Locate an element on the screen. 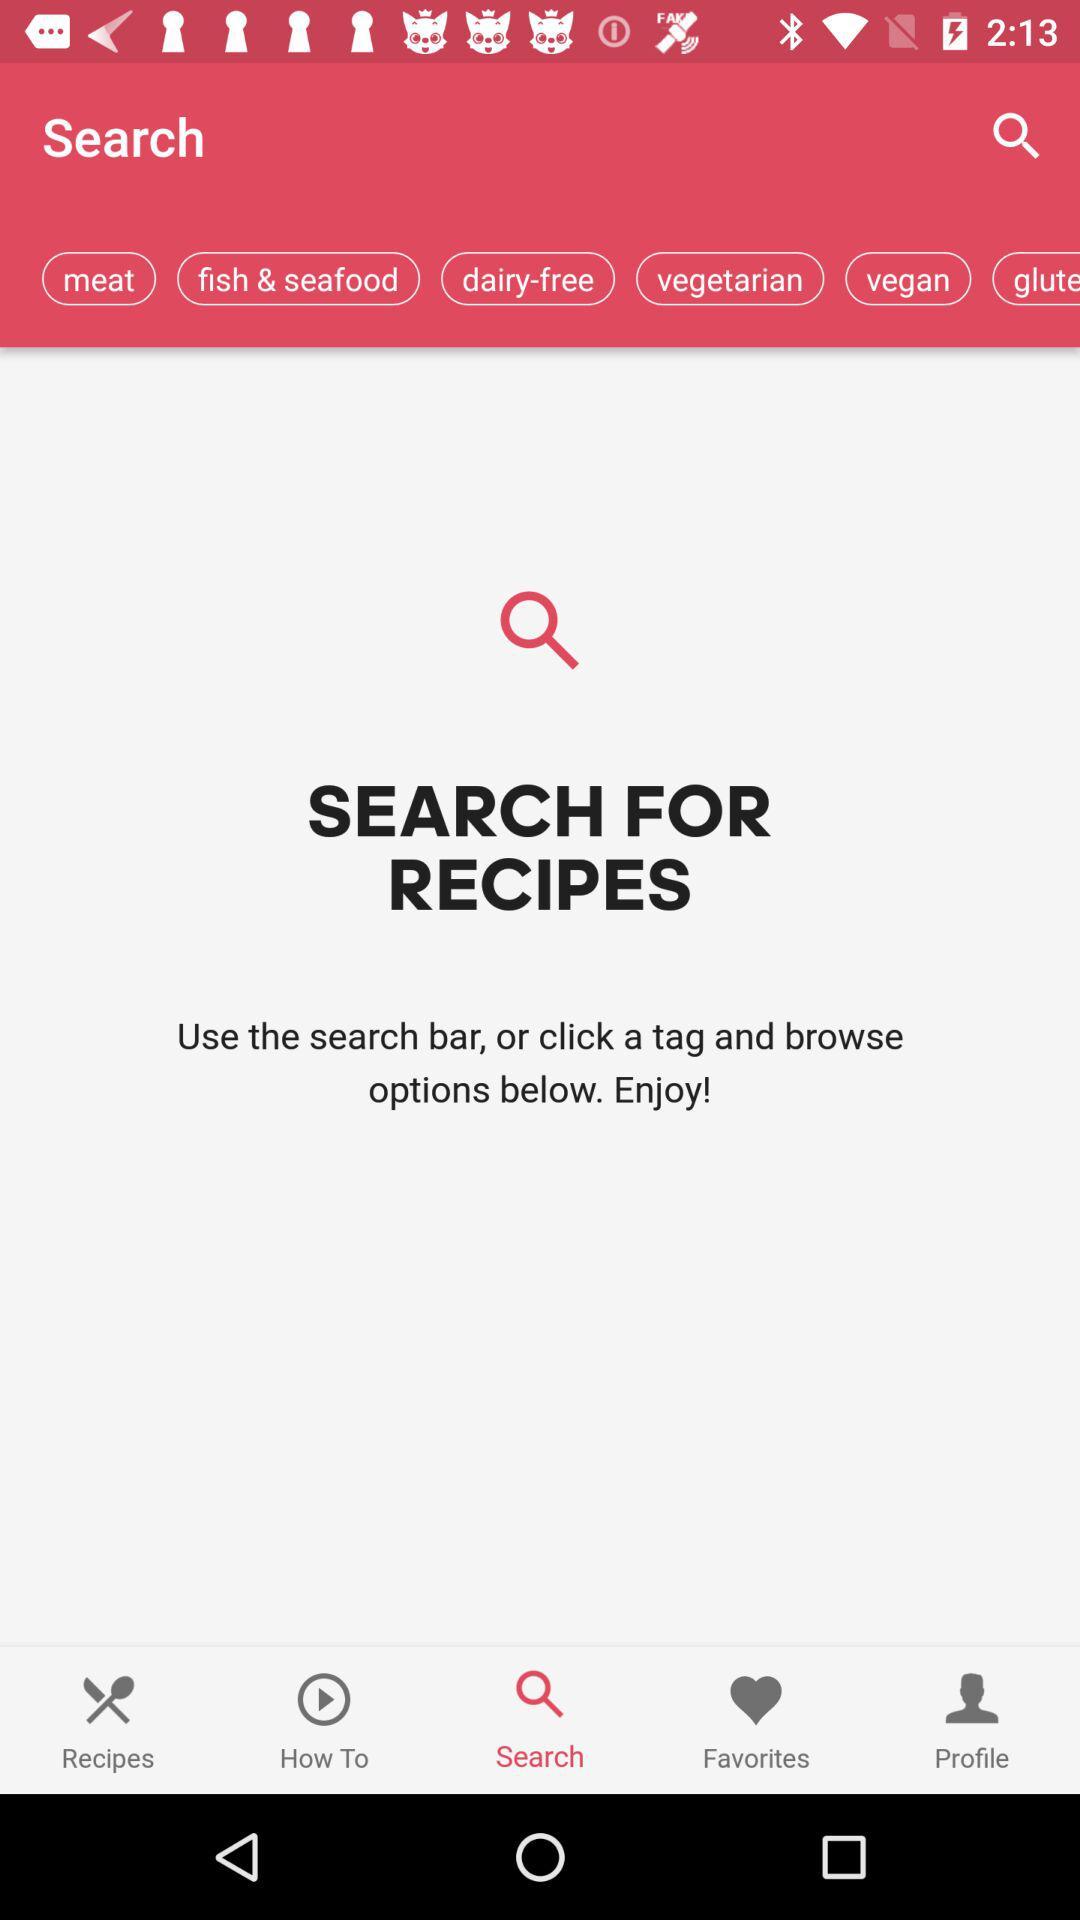 This screenshot has width=1080, height=1920. dairy-free icon is located at coordinates (527, 277).